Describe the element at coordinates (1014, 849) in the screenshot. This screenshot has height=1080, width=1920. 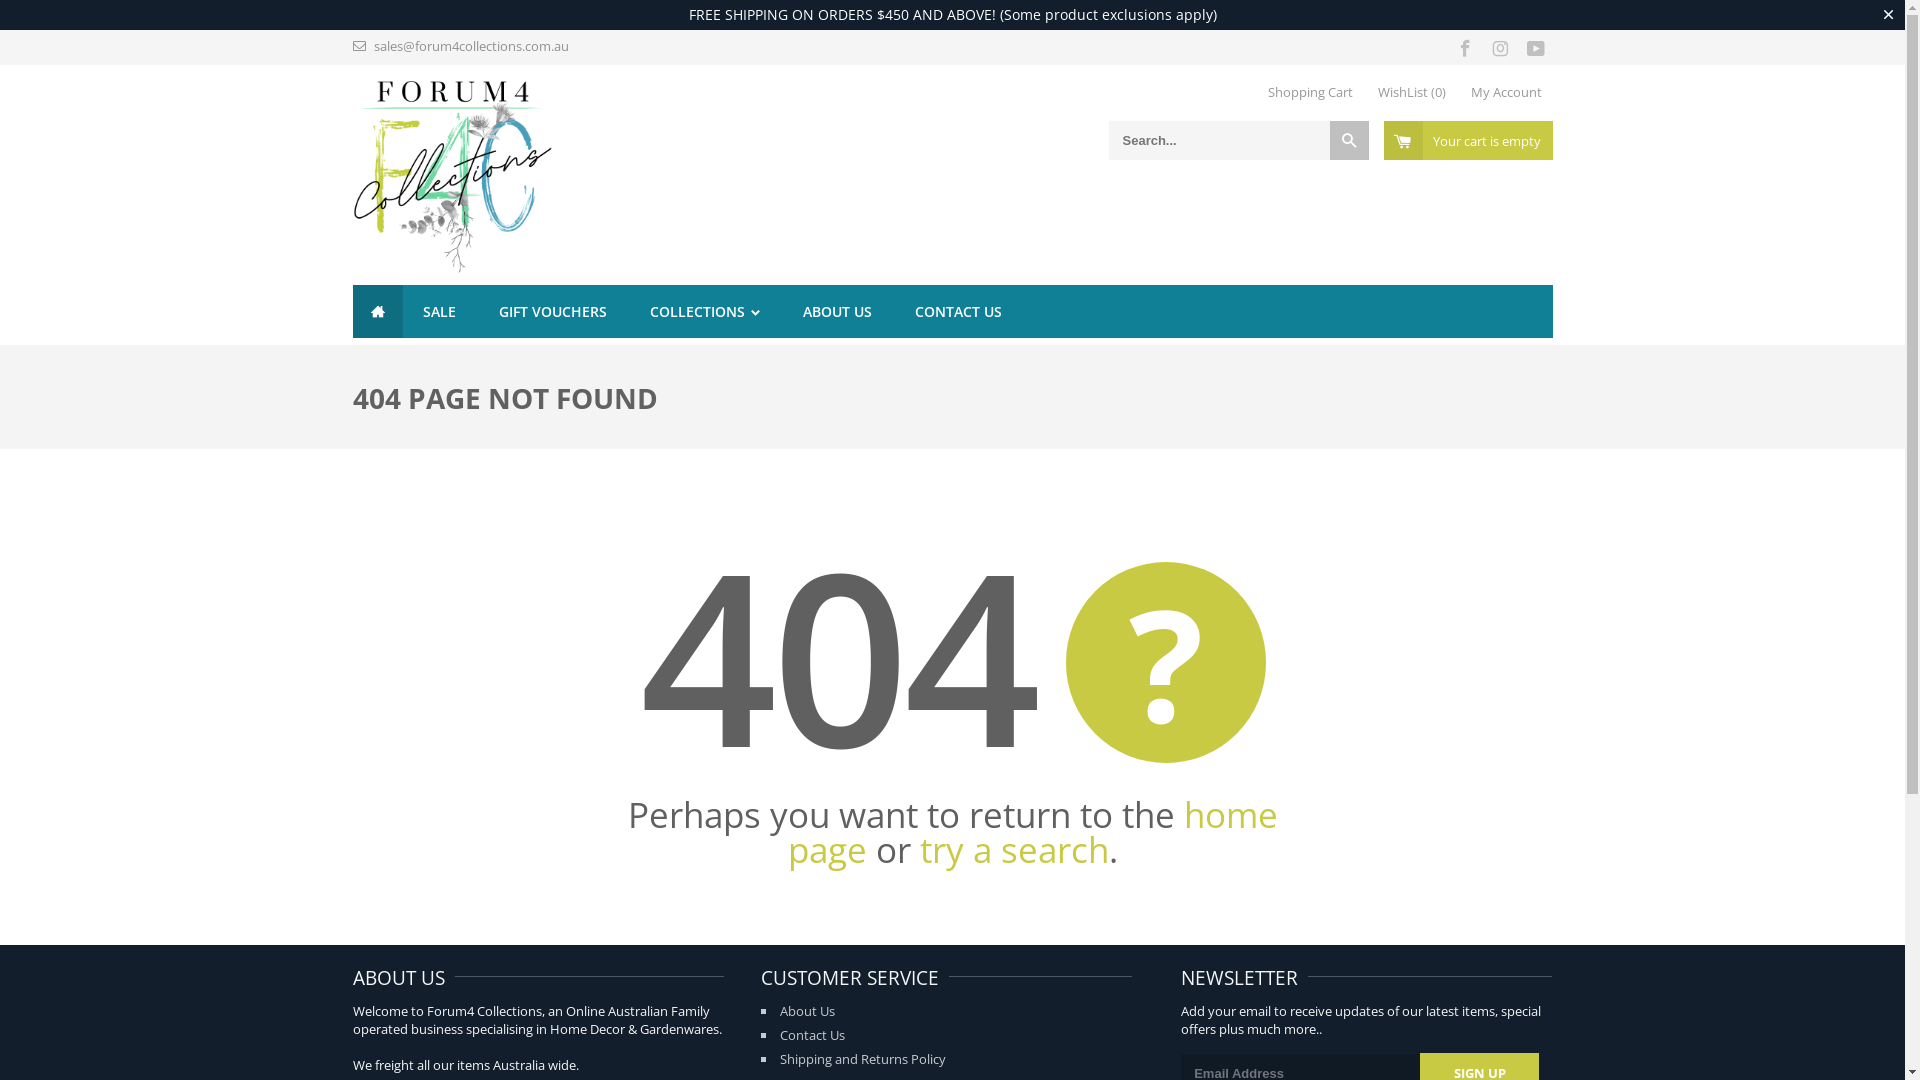
I see `'try a search'` at that location.